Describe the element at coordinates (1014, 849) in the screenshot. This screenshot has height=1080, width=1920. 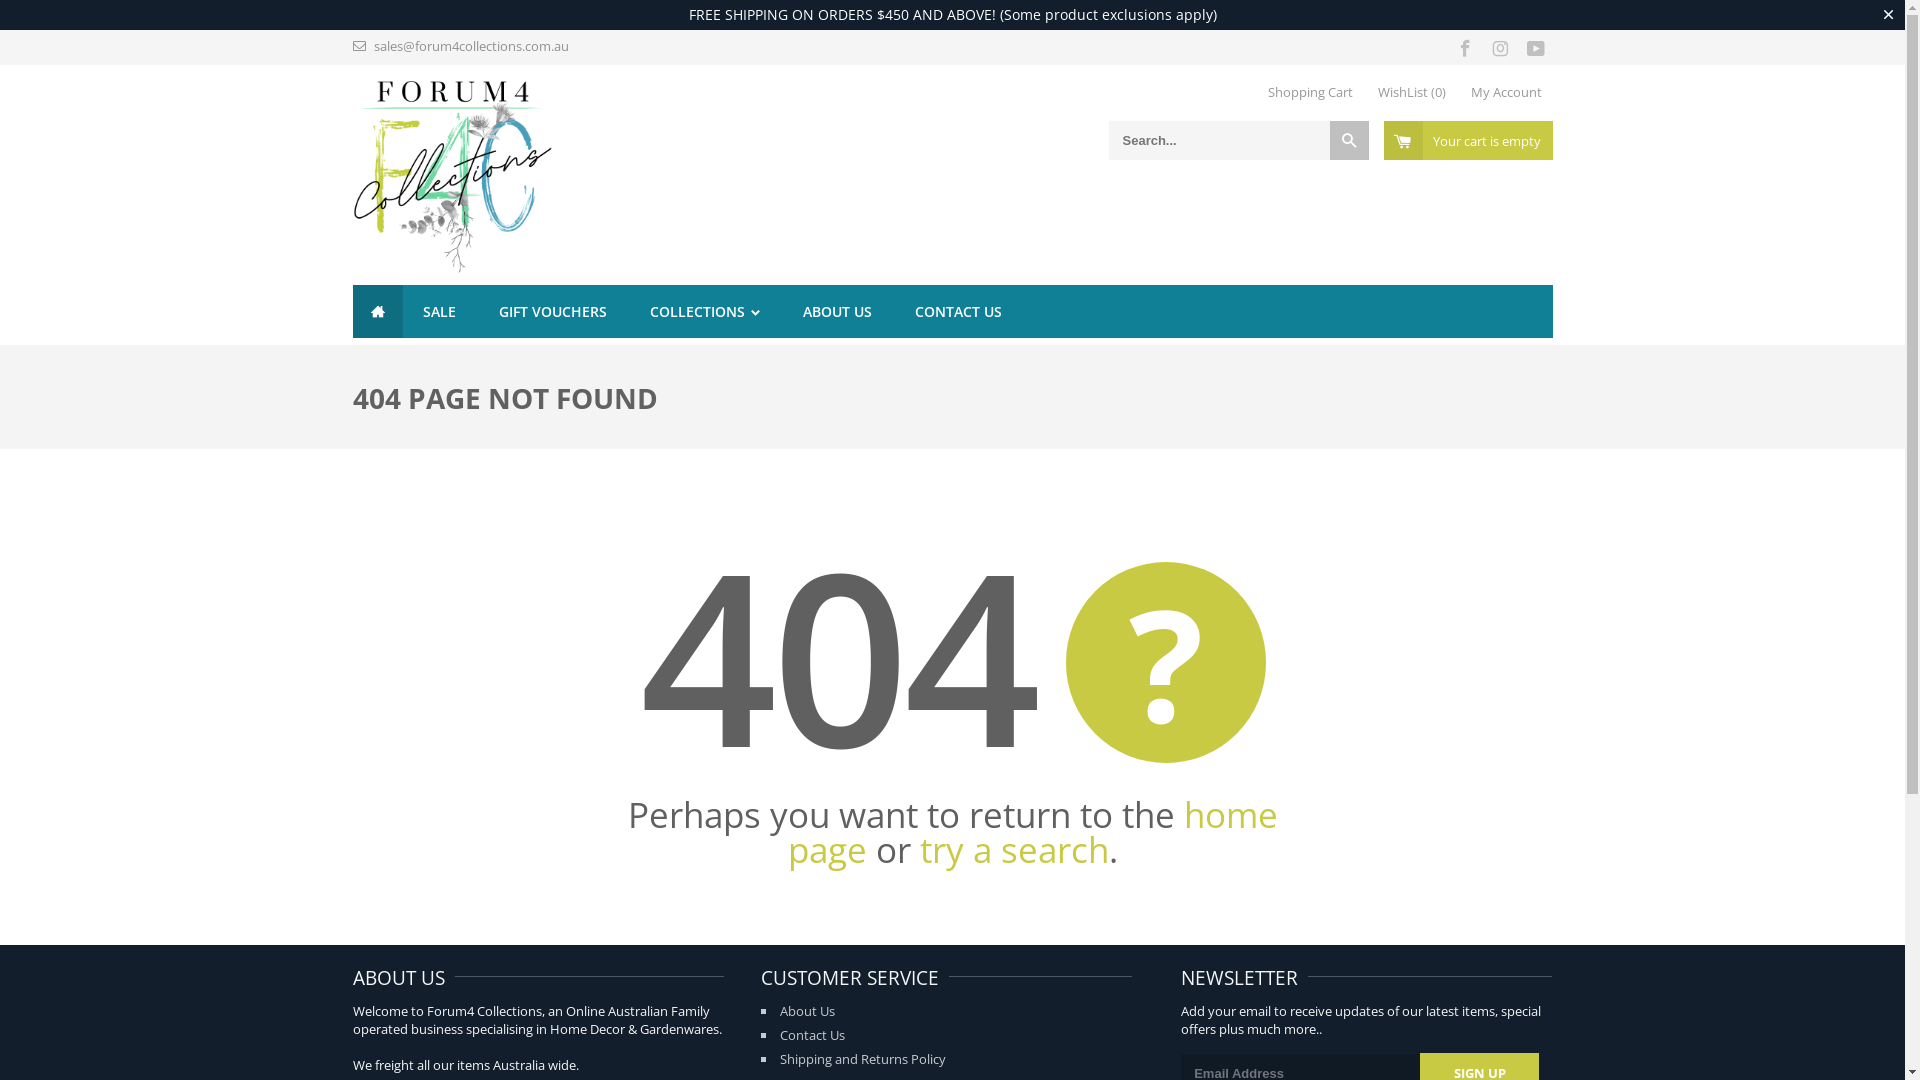
I see `'try a search'` at that location.